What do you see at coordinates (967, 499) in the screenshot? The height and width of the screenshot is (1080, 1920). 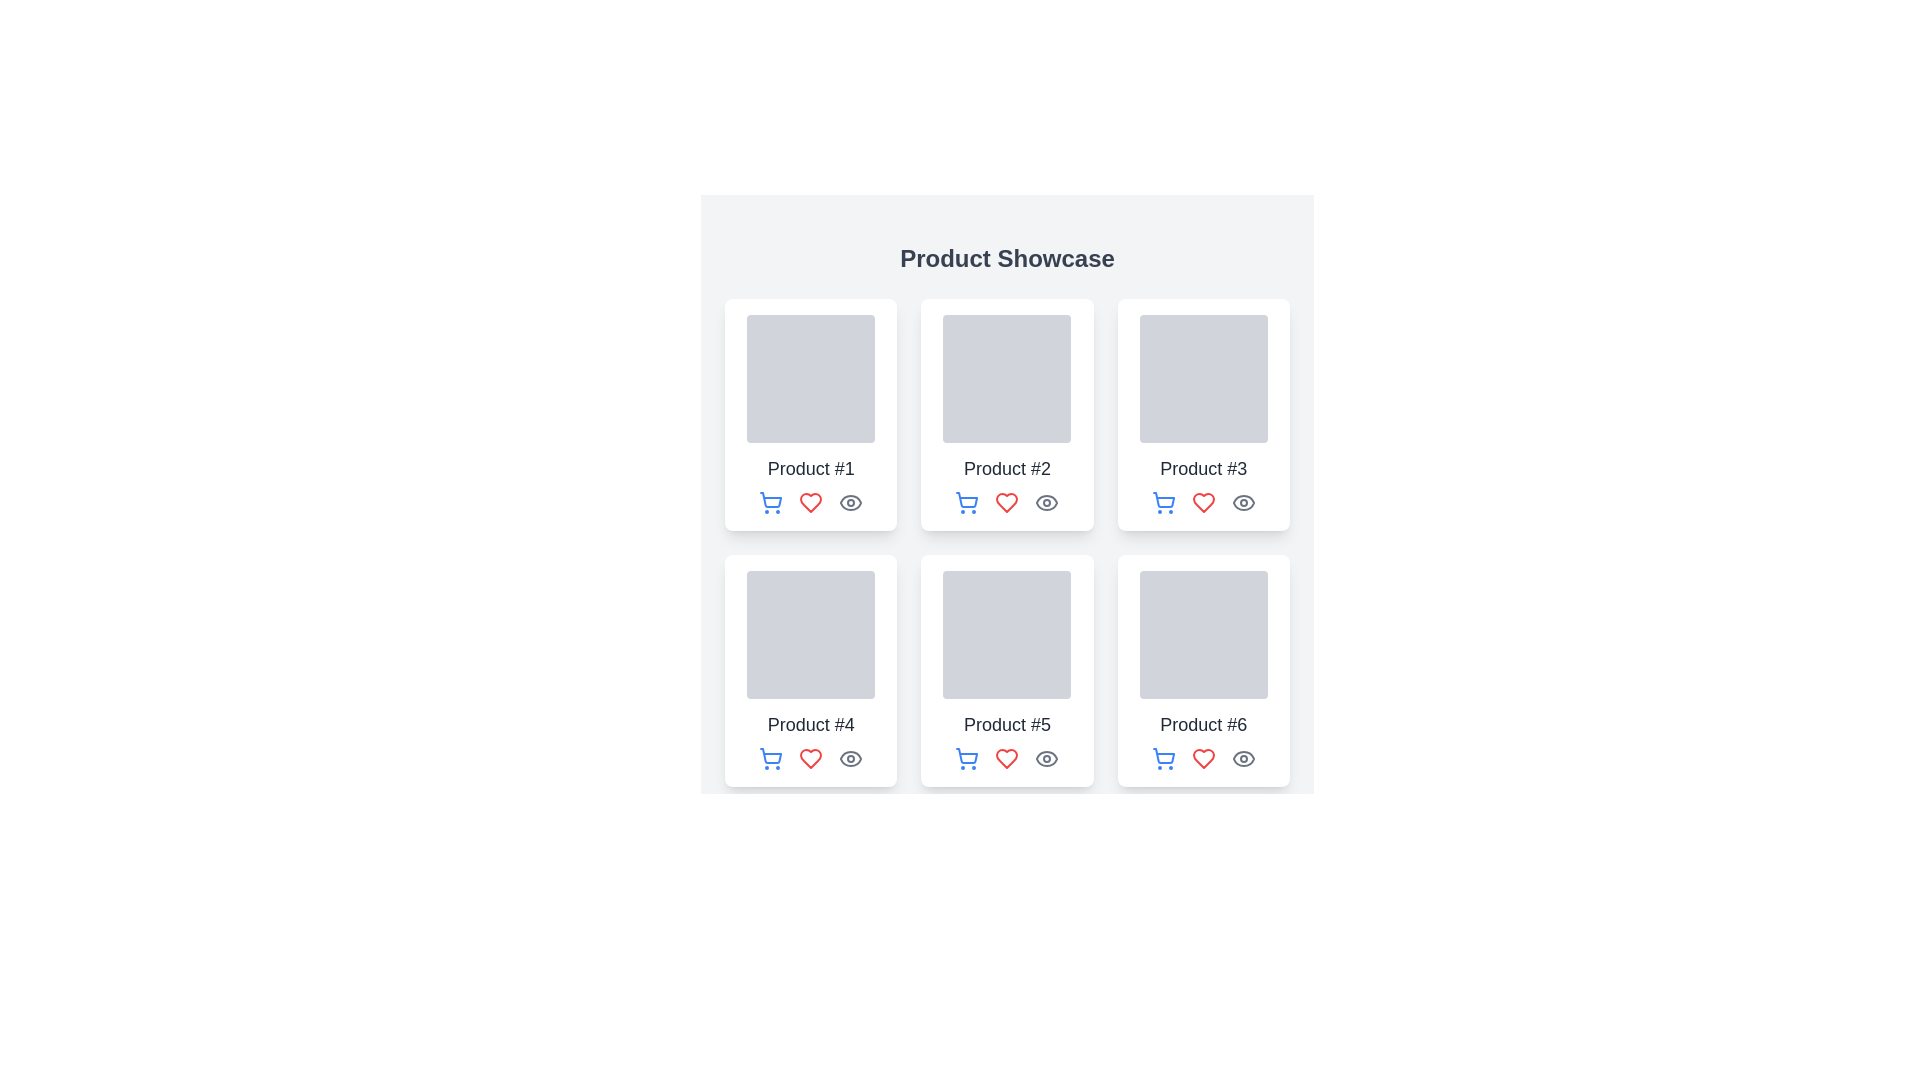 I see `the icon` at bounding box center [967, 499].